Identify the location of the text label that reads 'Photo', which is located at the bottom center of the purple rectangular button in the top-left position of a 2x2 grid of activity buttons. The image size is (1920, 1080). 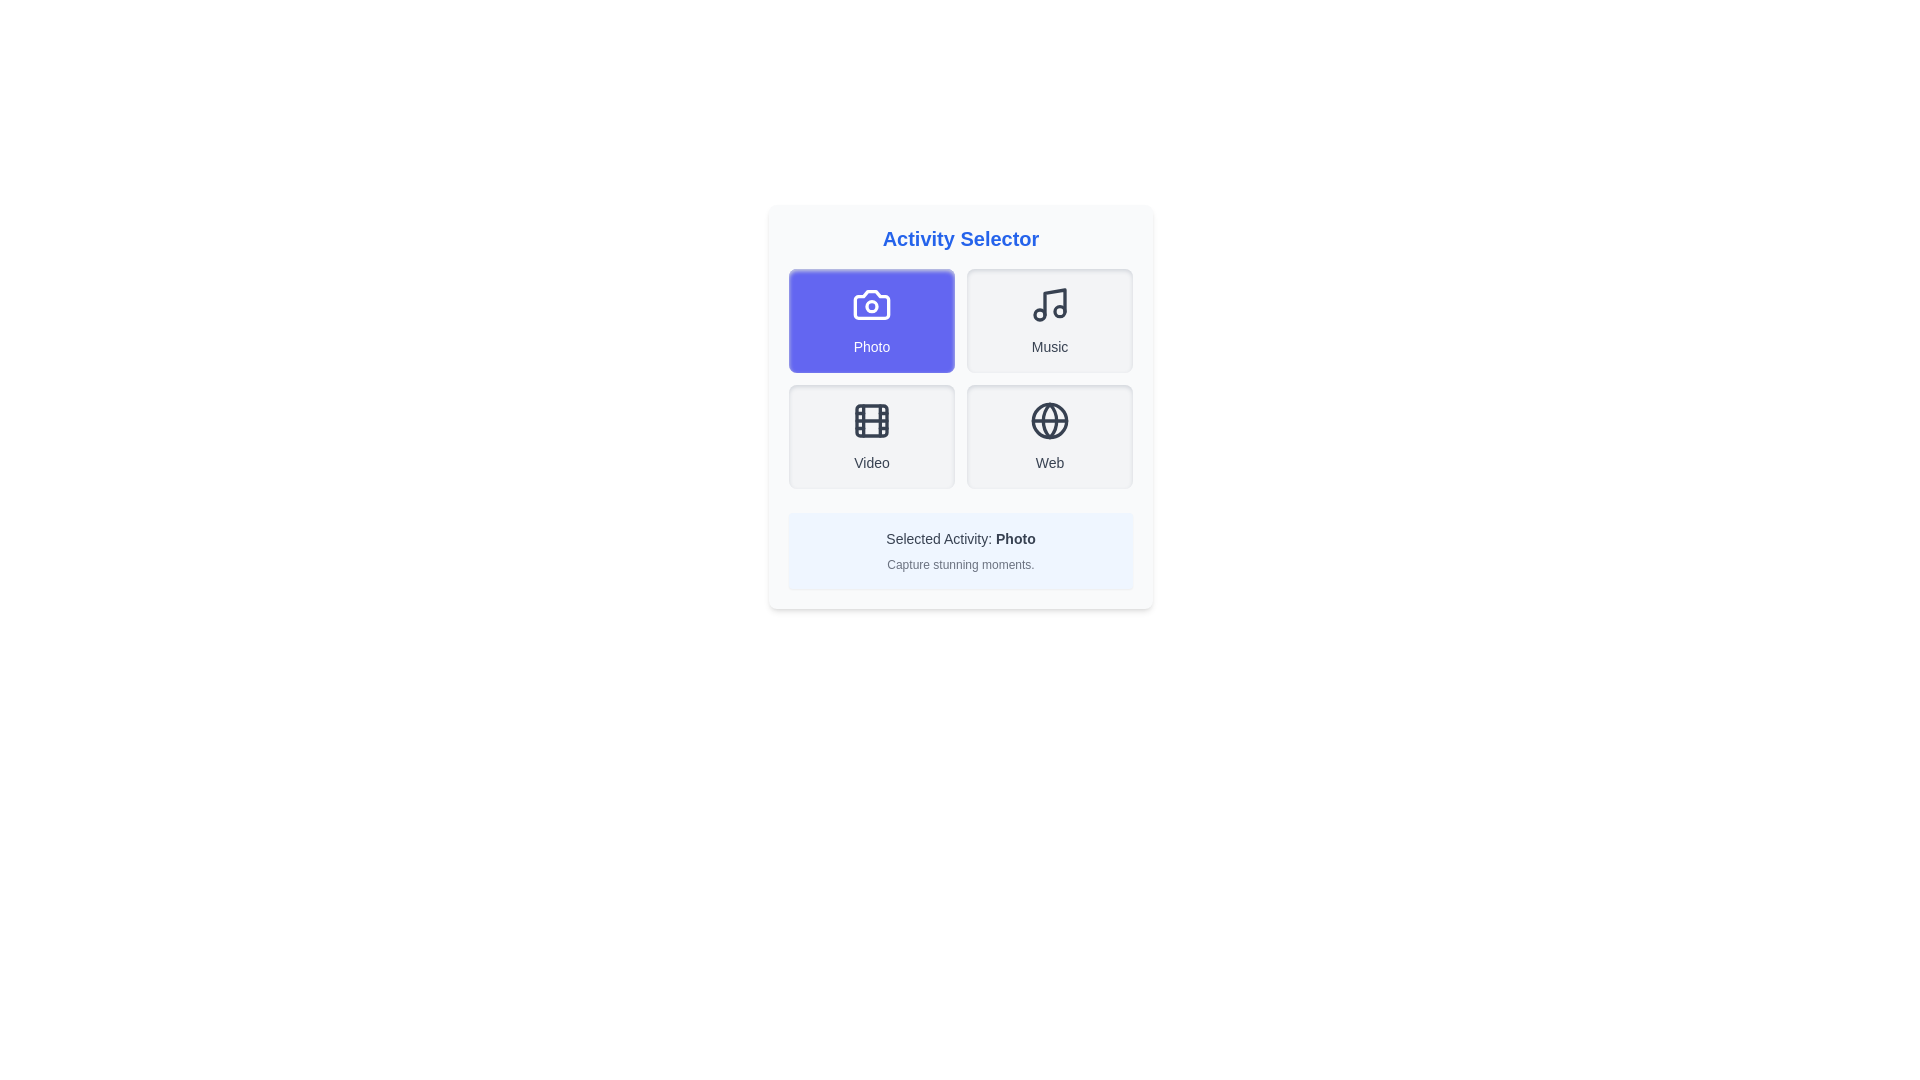
(872, 346).